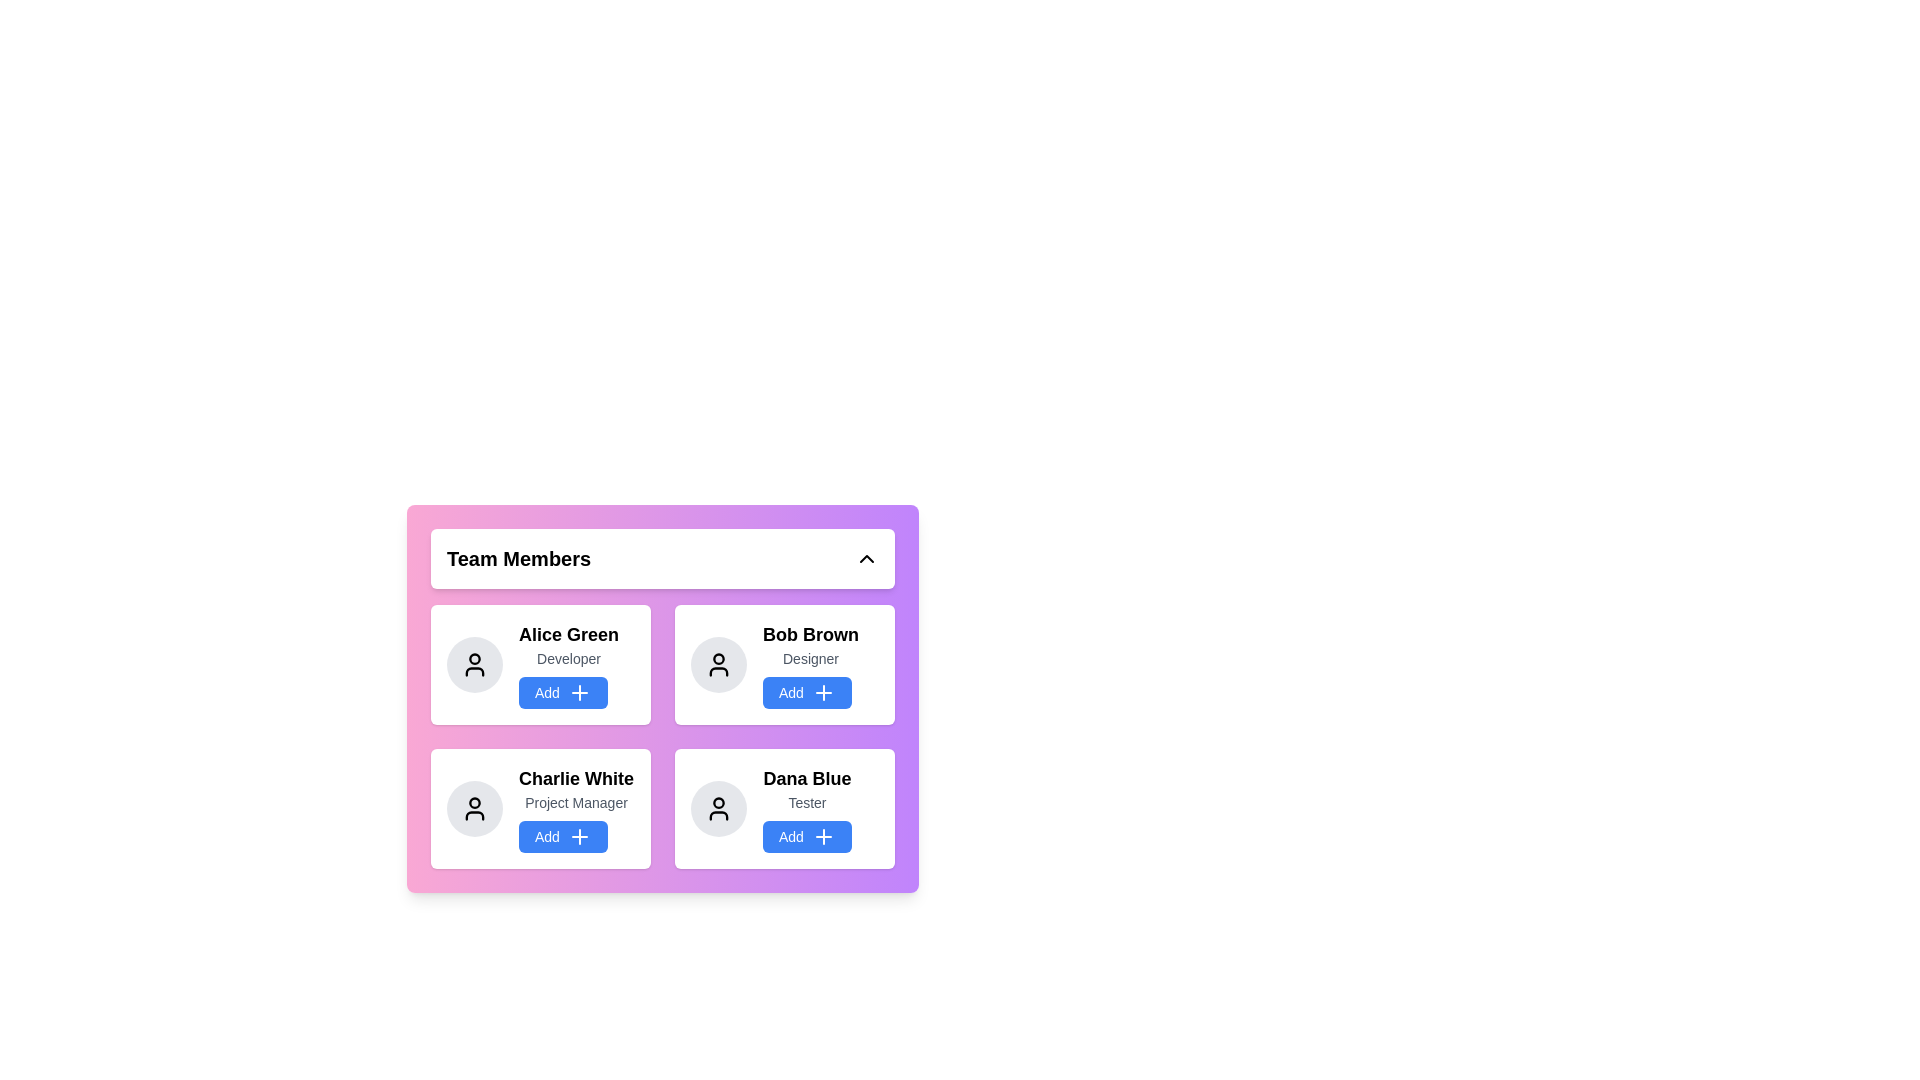 The image size is (1920, 1080). I want to click on the 'Add' button located at the bottom of the card labeled 'Bob Brown', so click(807, 692).